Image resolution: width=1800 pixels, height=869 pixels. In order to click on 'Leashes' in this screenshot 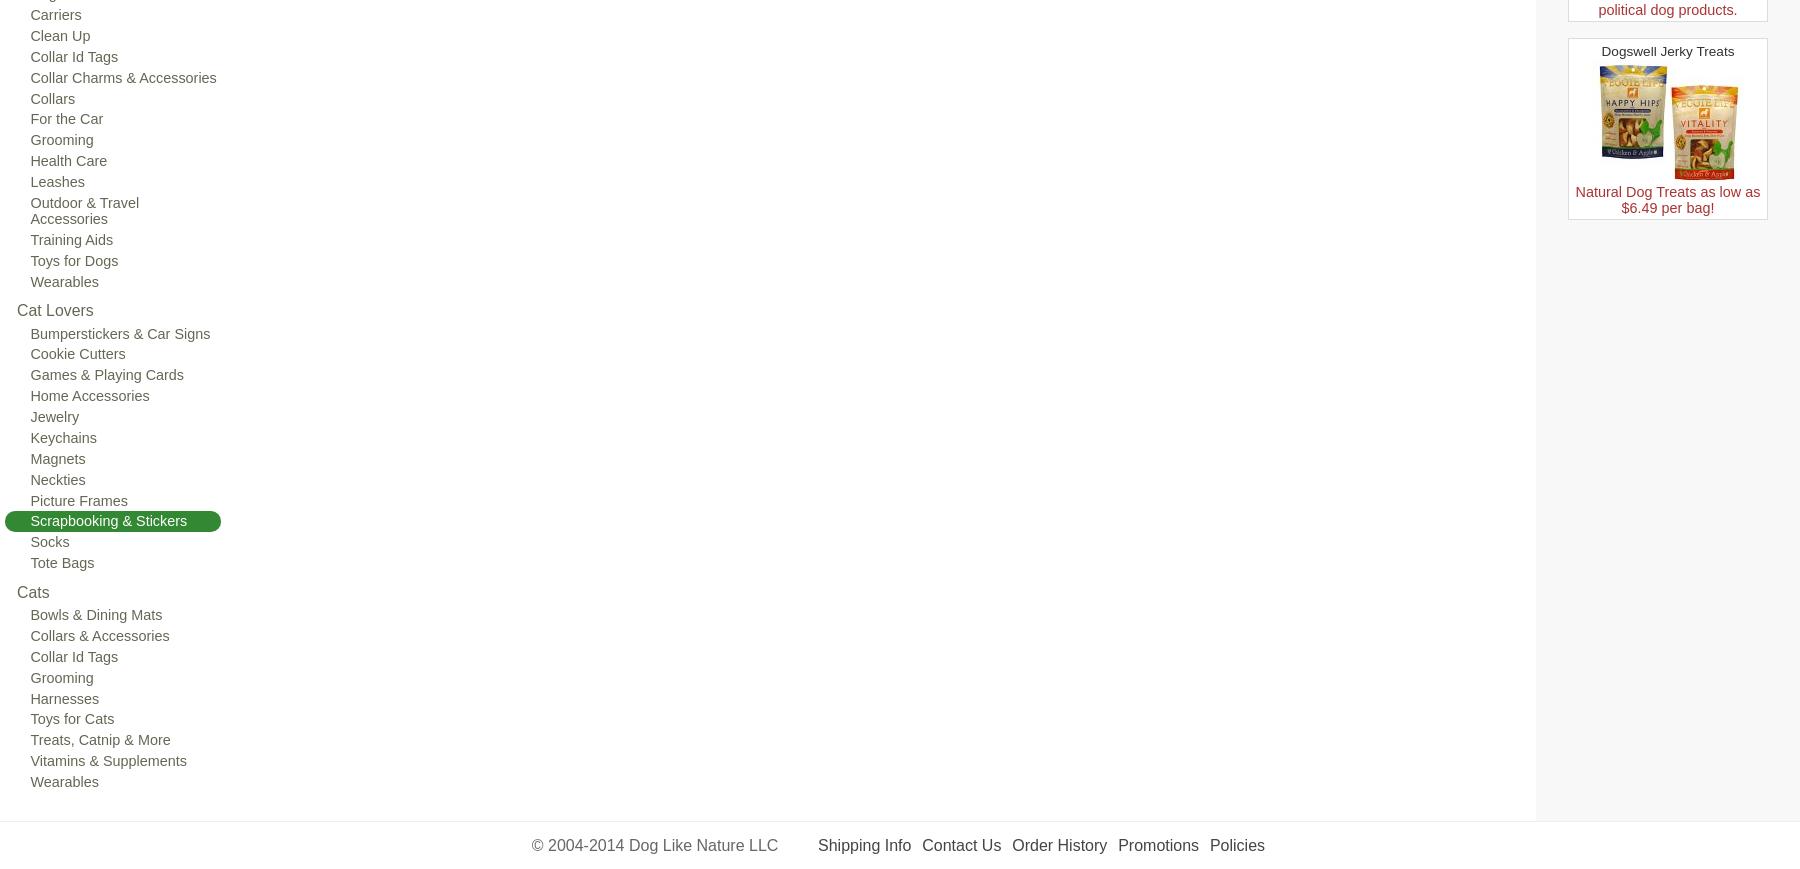, I will do `click(56, 180)`.